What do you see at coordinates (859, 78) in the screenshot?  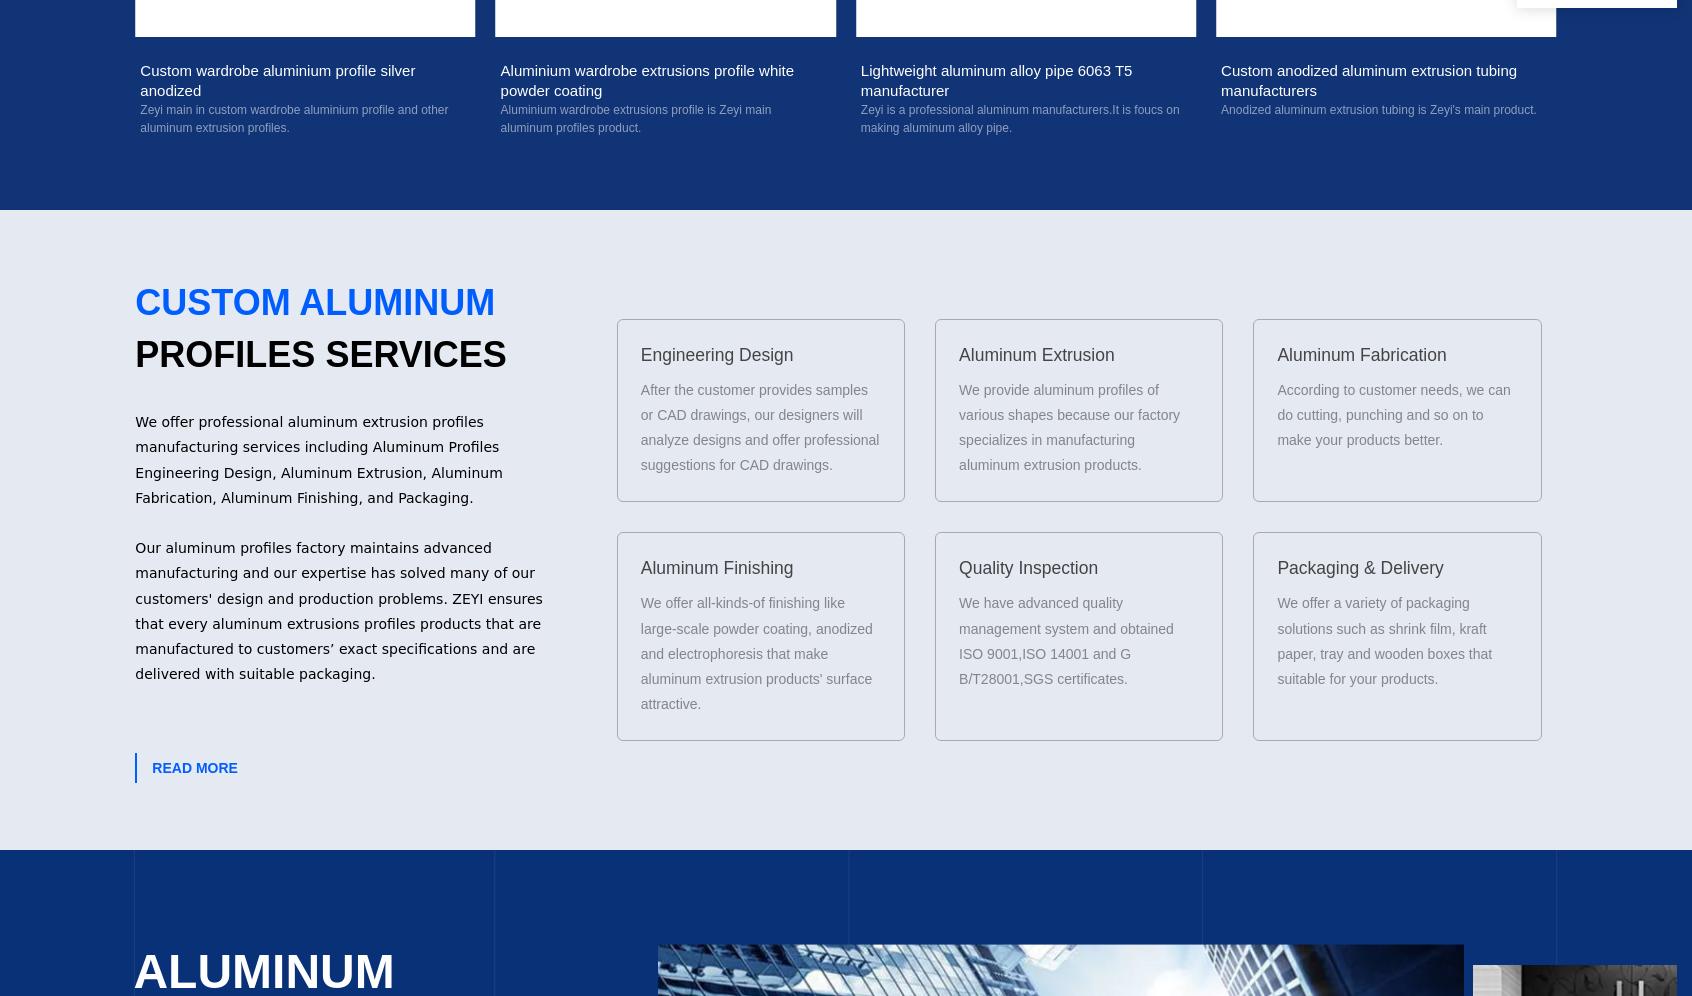 I see `'Custom anodized aluminum extrusion tubing manufacturers'` at bounding box center [859, 78].